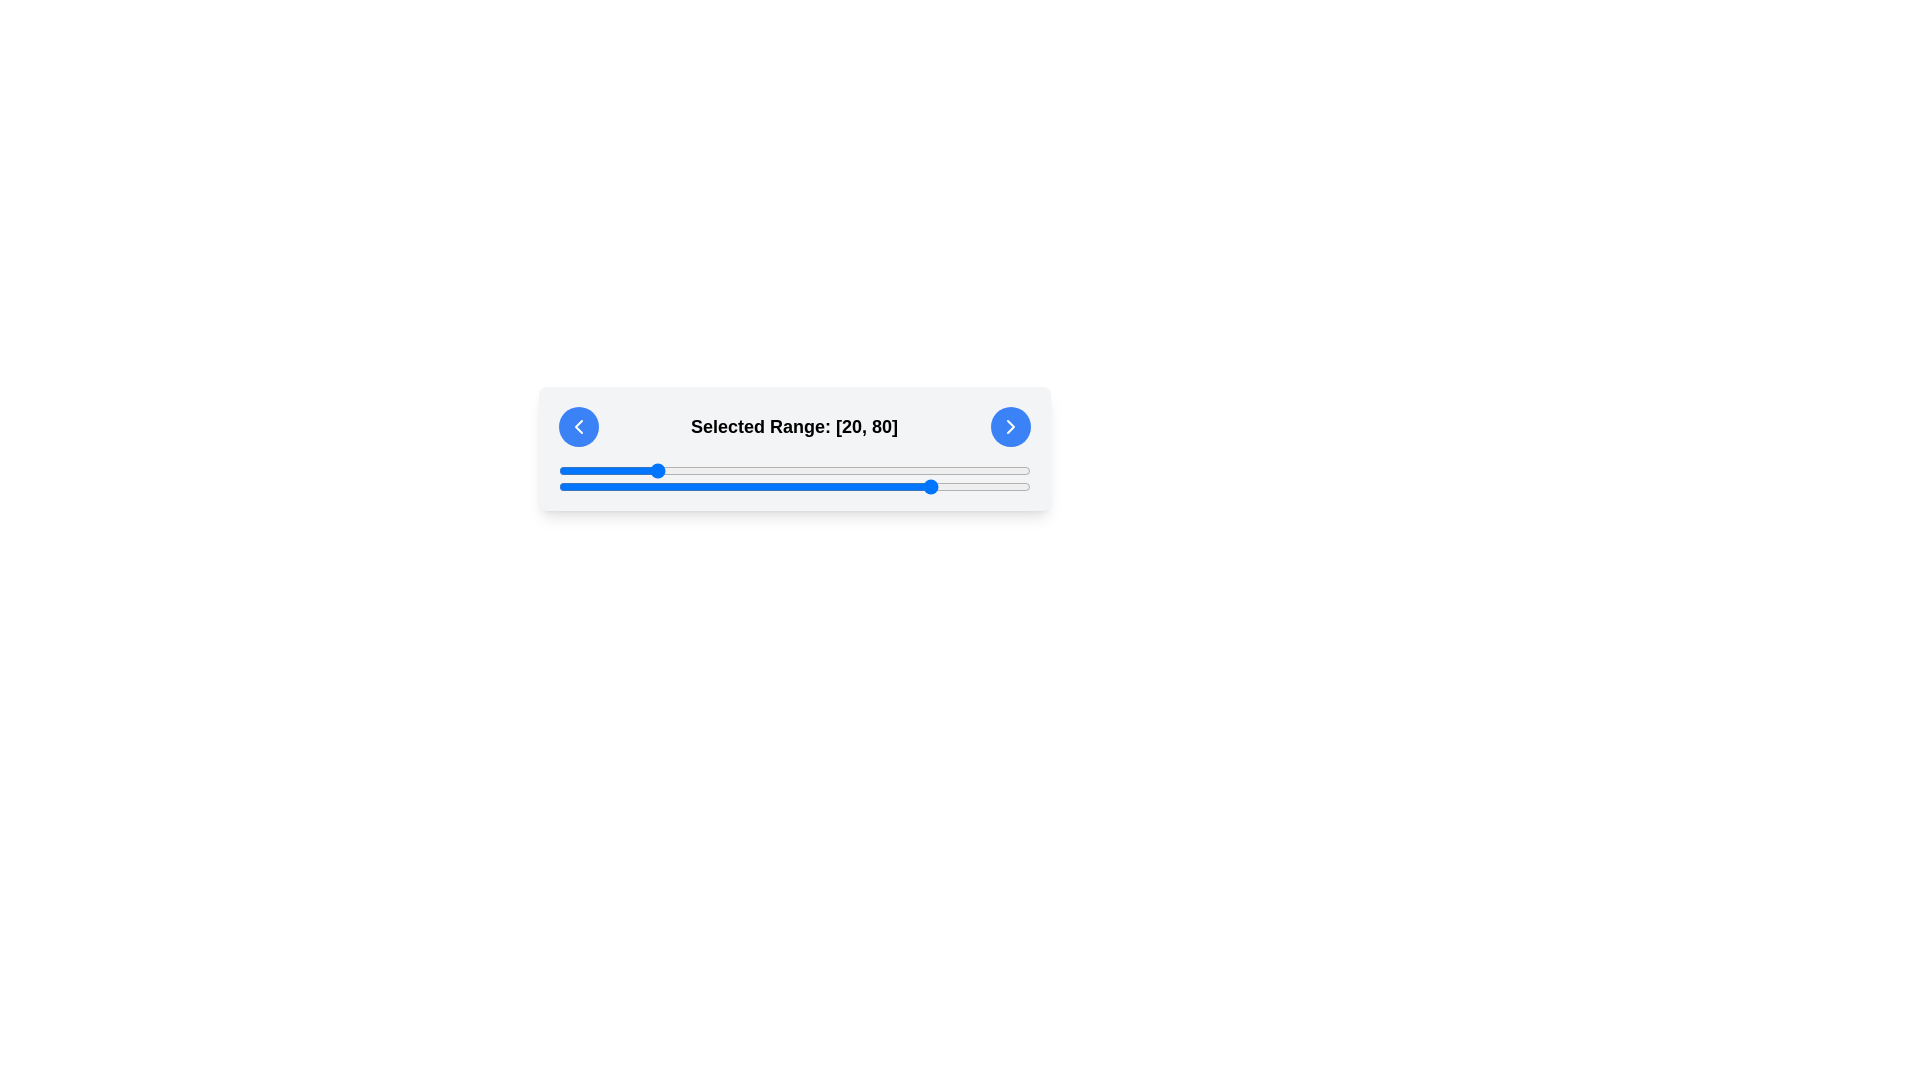  What do you see at coordinates (657, 486) in the screenshot?
I see `the slider` at bounding box center [657, 486].